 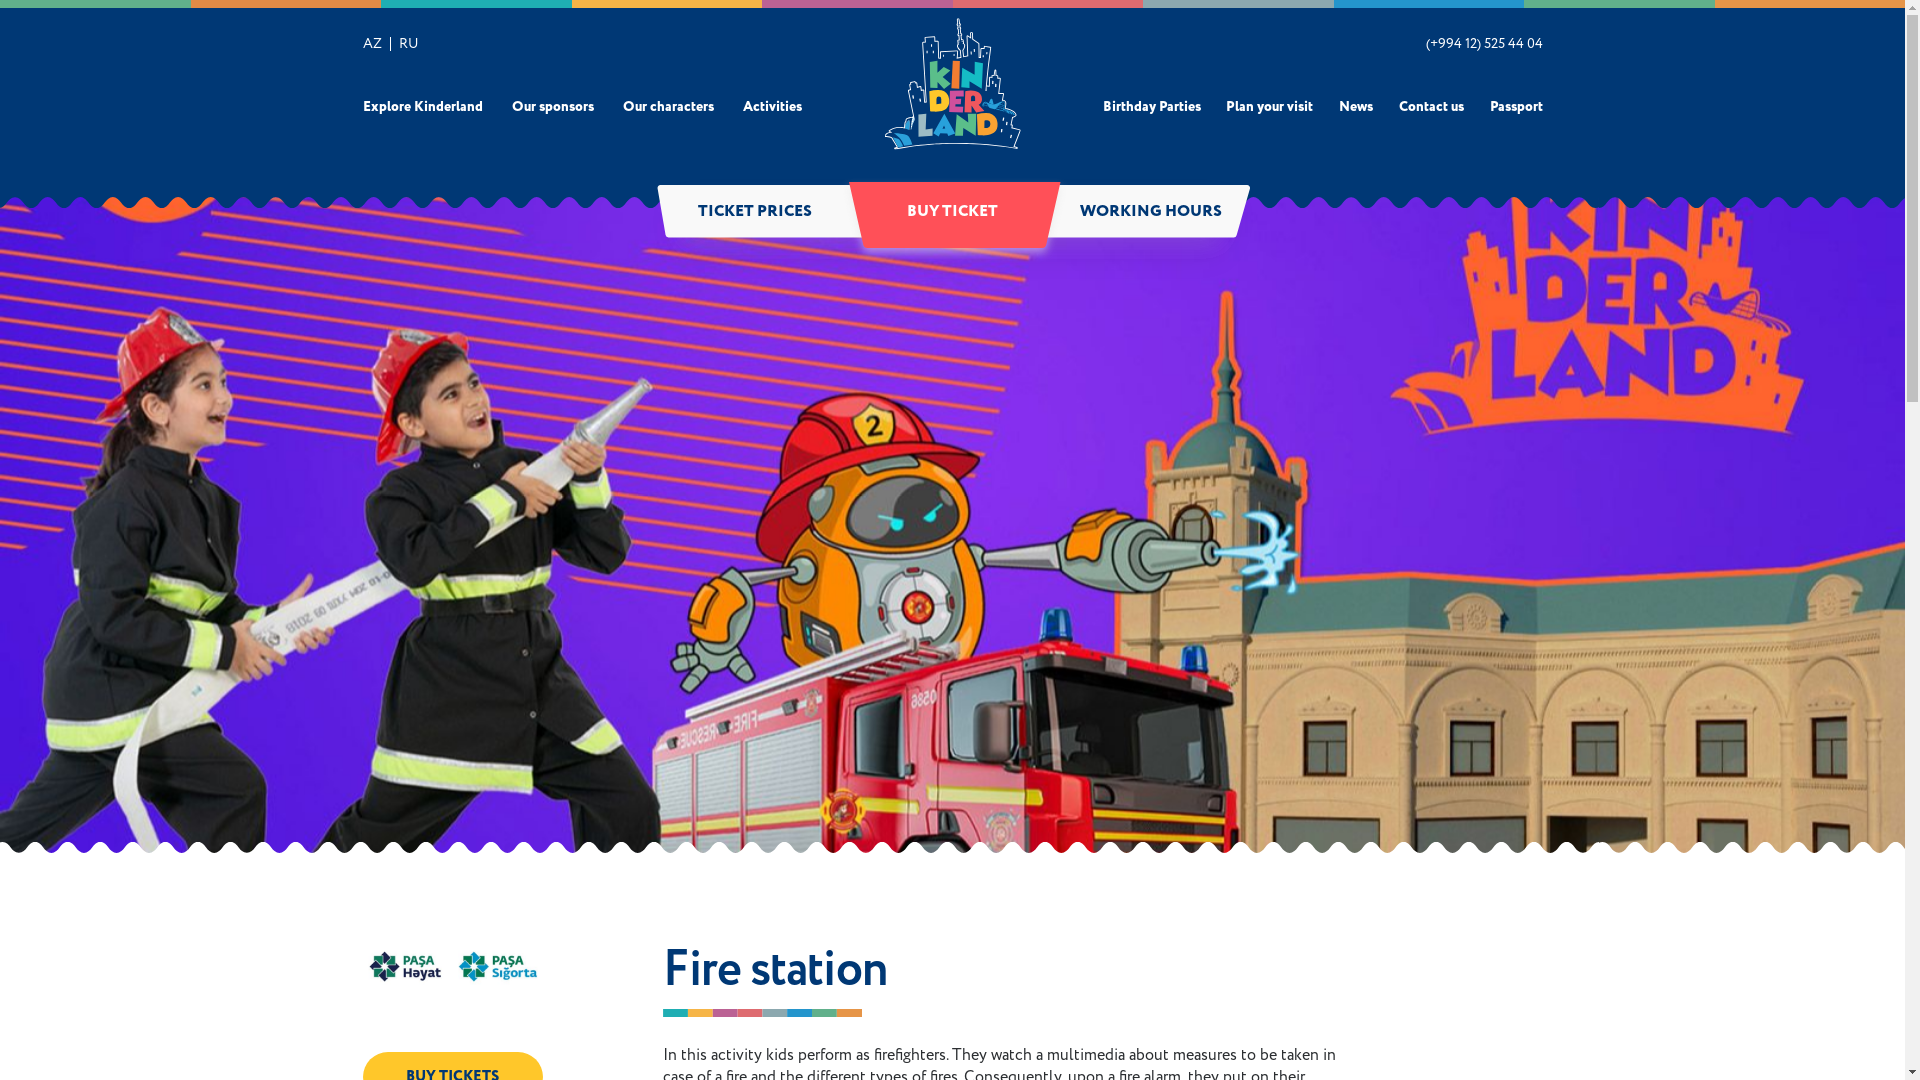 What do you see at coordinates (1397, 107) in the screenshot?
I see `'Contact us'` at bounding box center [1397, 107].